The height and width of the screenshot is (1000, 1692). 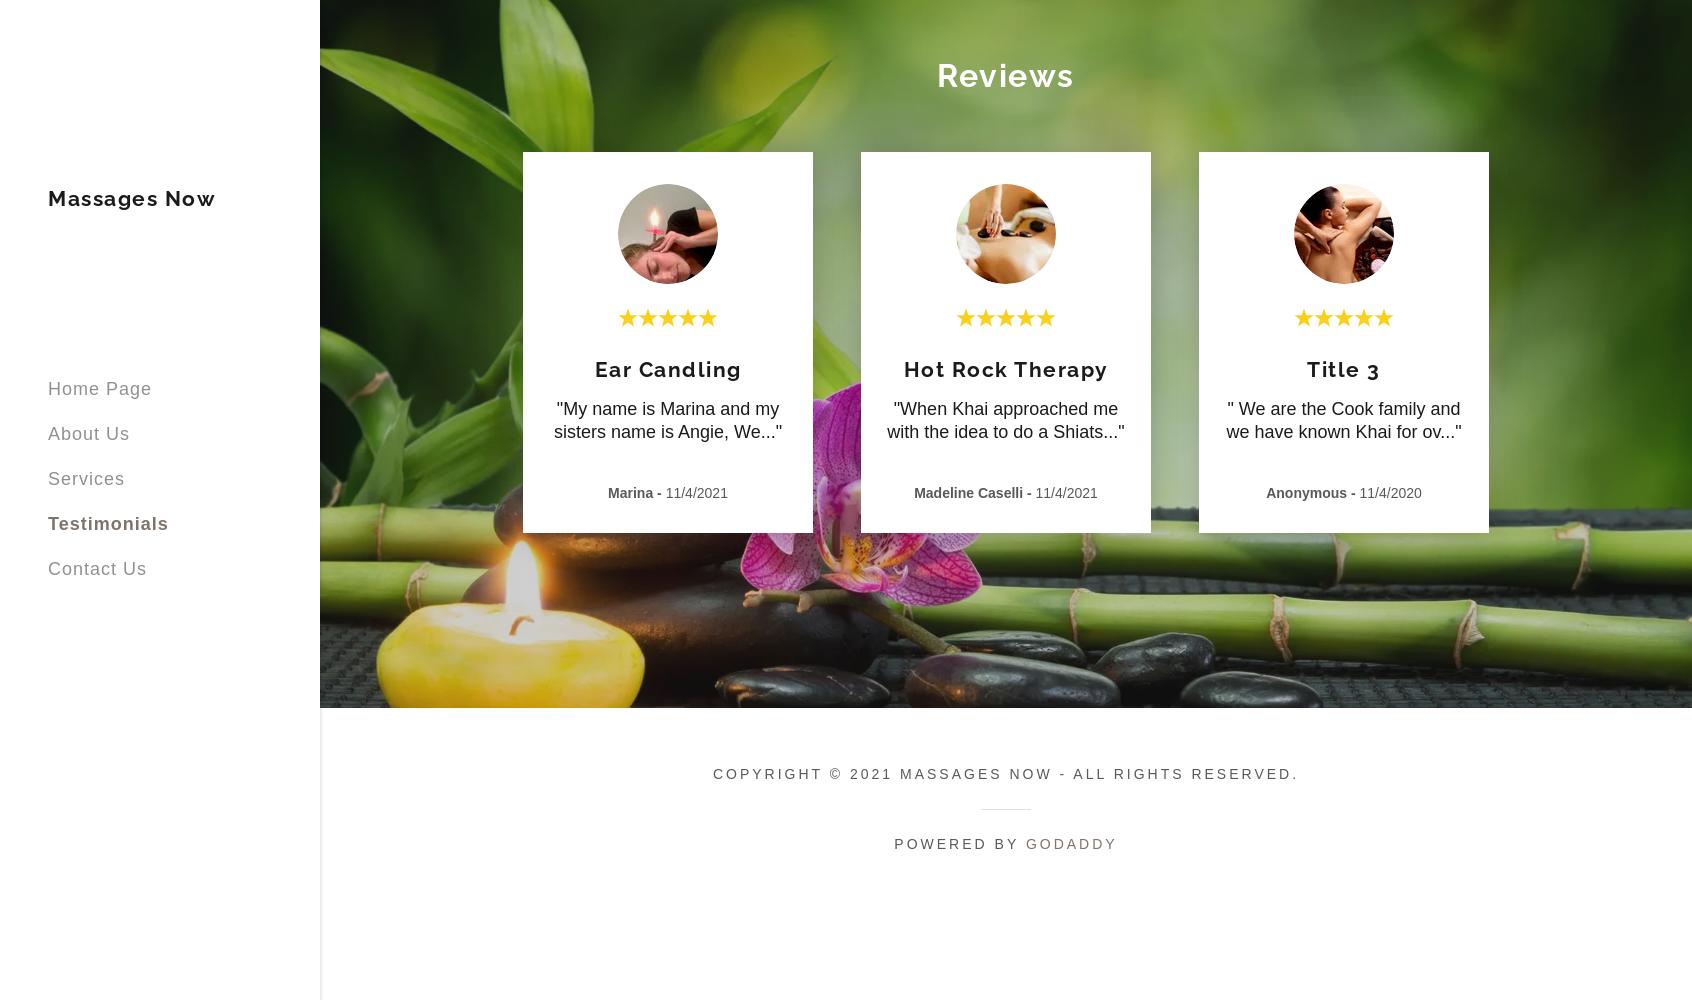 What do you see at coordinates (1343, 409) in the screenshot?
I see `'" We are the Cook family and'` at bounding box center [1343, 409].